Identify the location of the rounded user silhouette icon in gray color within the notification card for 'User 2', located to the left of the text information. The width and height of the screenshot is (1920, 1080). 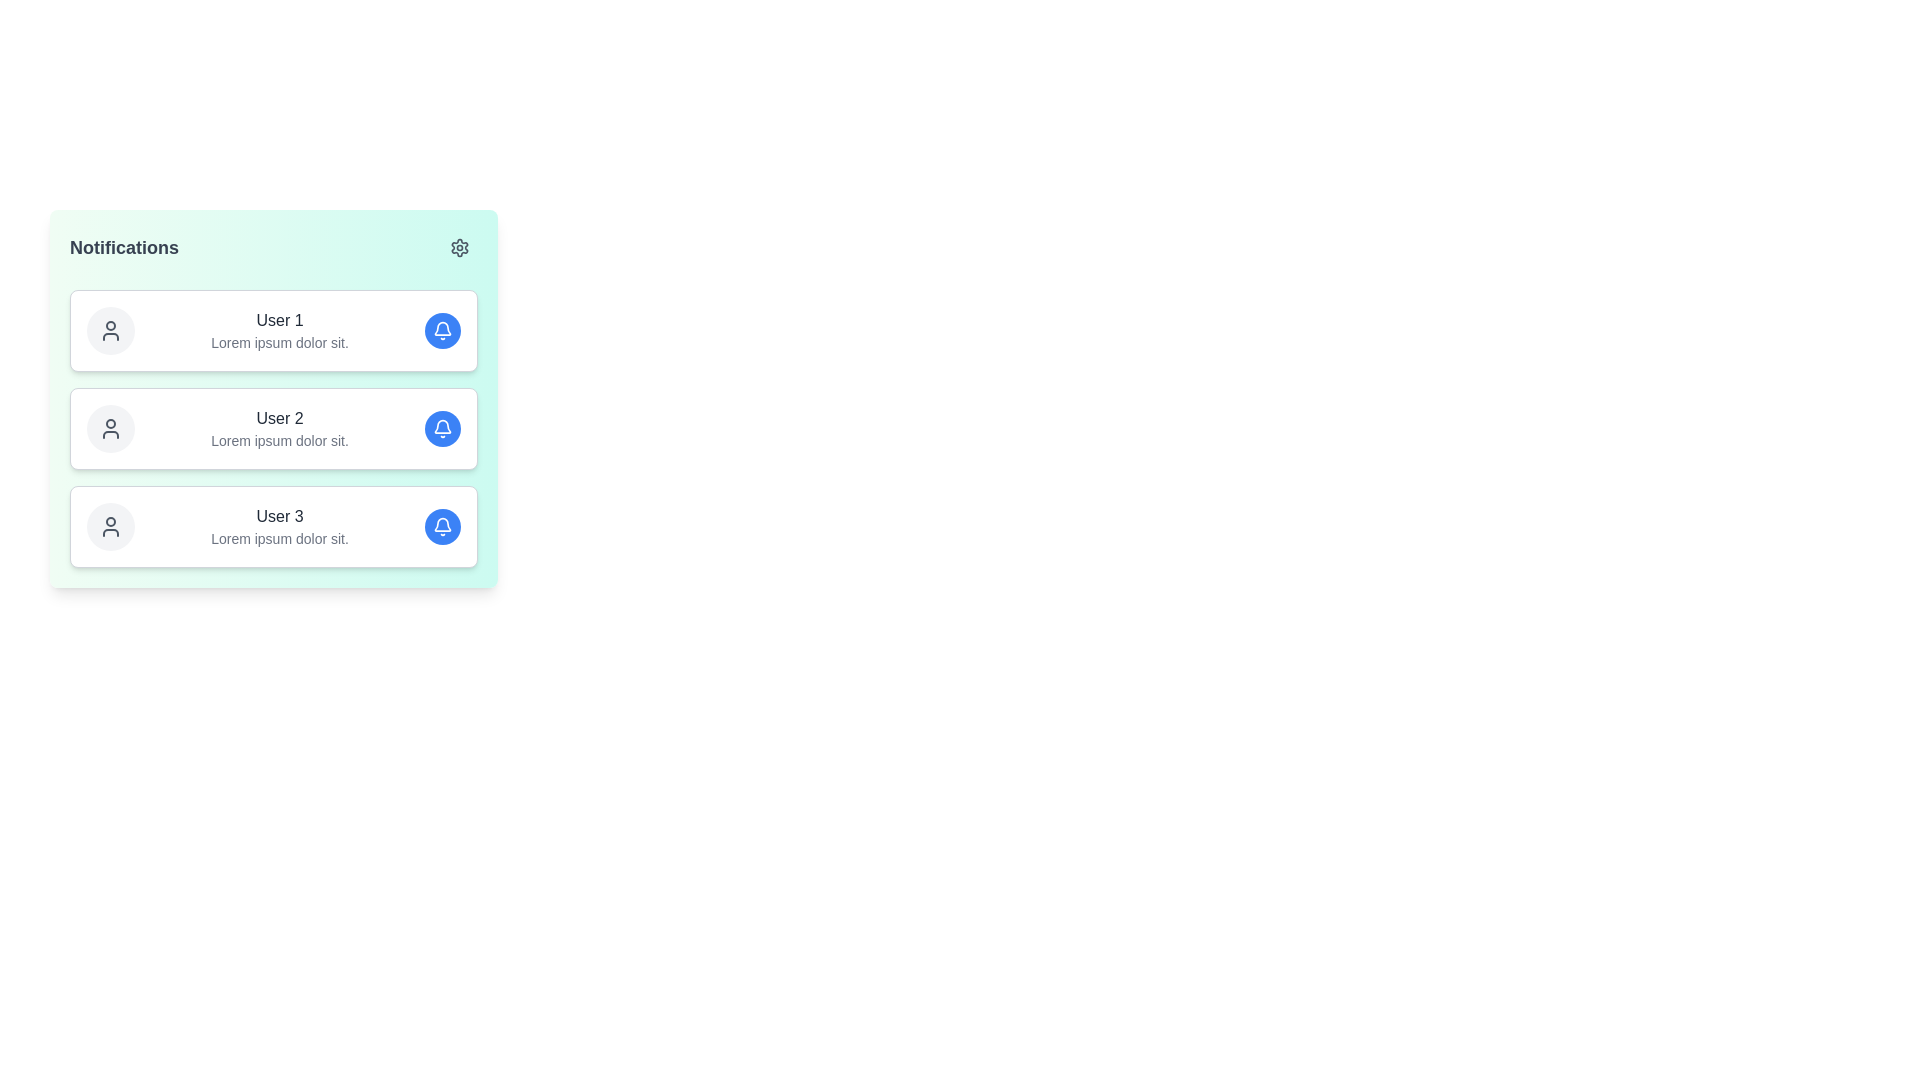
(109, 427).